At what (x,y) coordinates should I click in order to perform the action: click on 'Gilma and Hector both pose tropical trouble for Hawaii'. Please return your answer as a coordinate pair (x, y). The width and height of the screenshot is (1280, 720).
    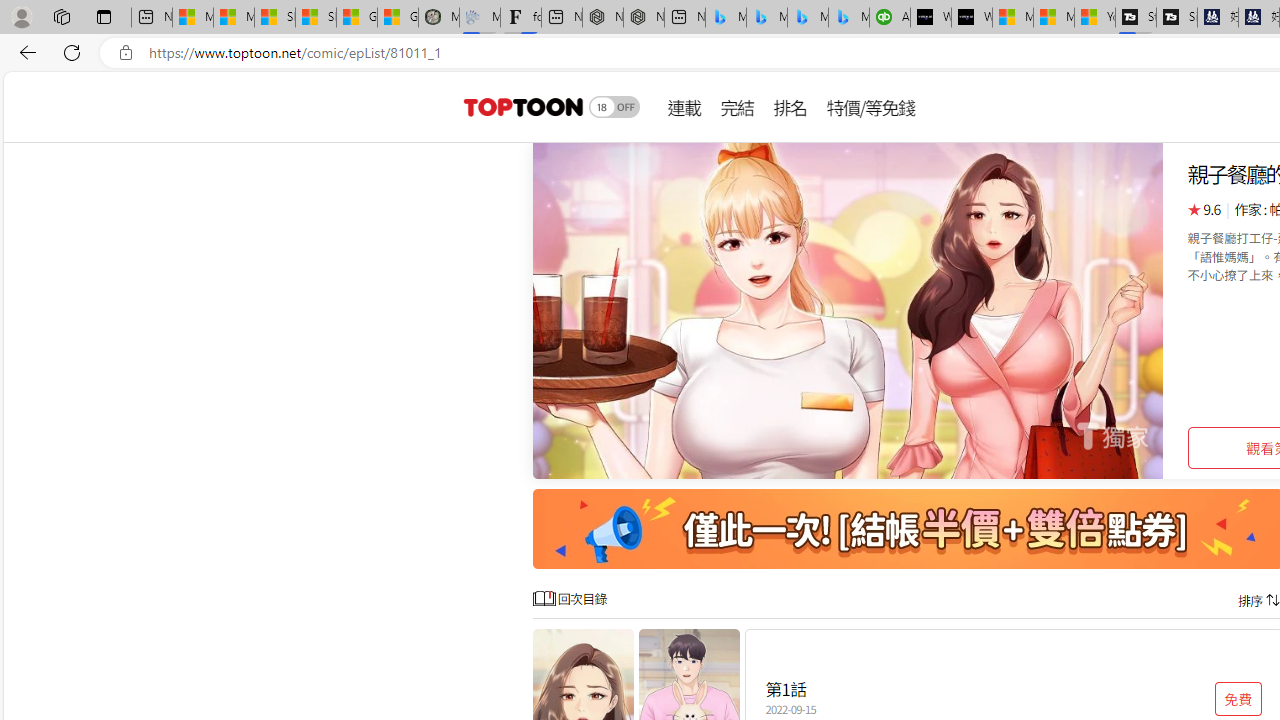
    Looking at the image, I should click on (398, 17).